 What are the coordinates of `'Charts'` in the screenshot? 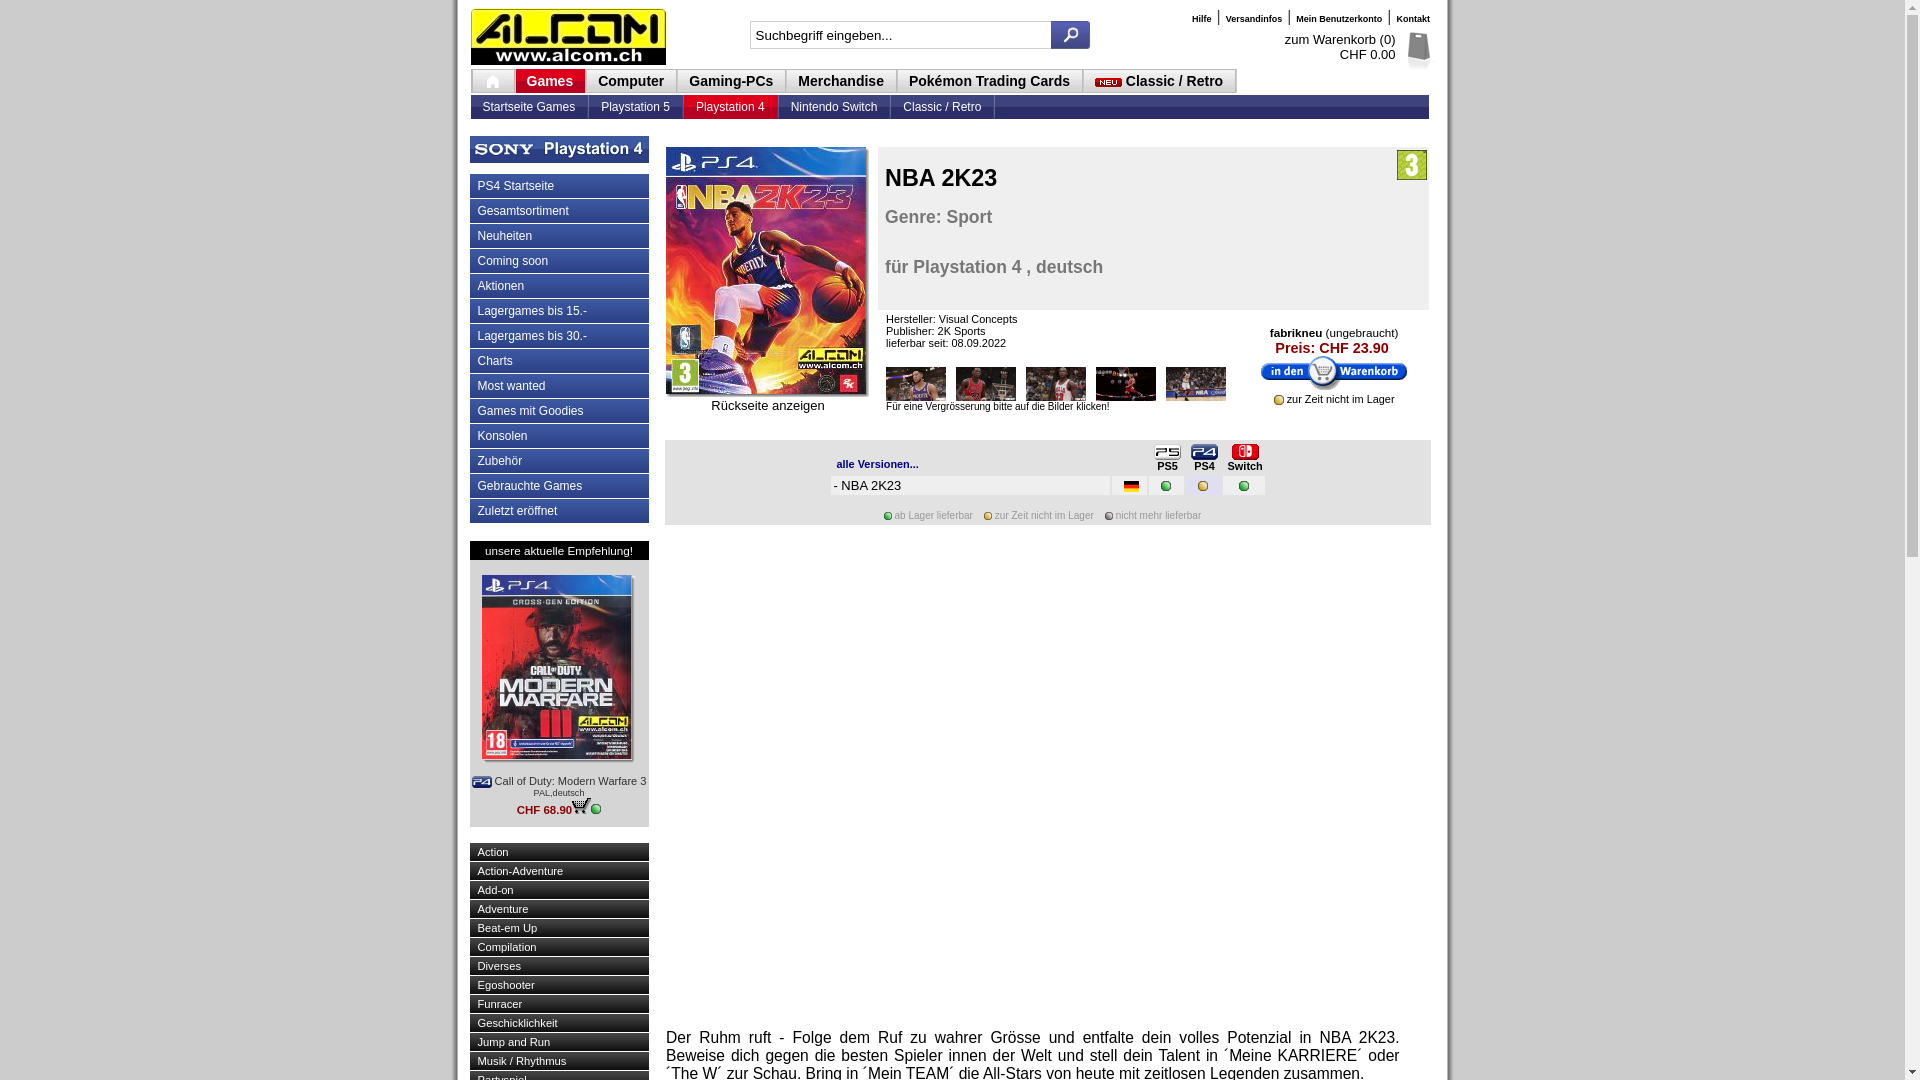 It's located at (559, 361).